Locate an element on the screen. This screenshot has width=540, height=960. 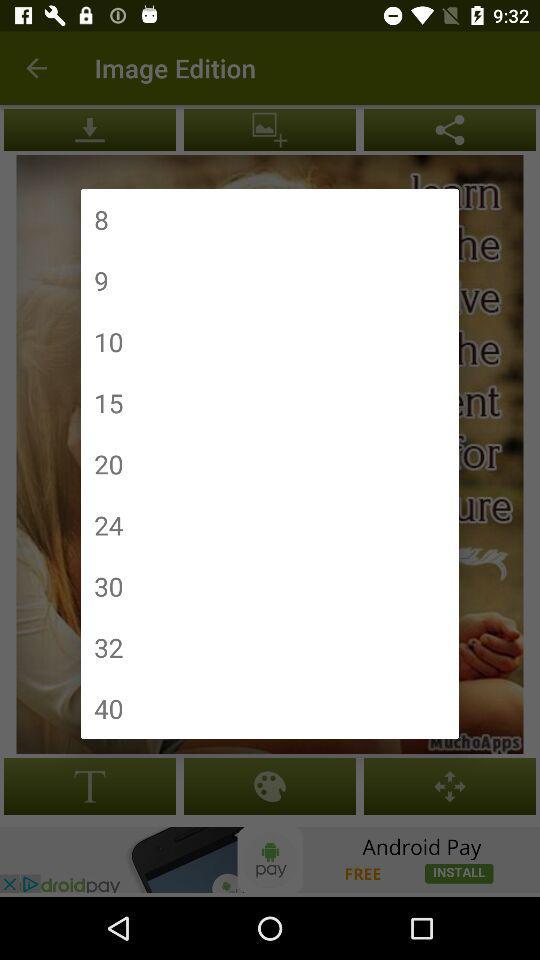
item above the 20 item is located at coordinates (108, 401).